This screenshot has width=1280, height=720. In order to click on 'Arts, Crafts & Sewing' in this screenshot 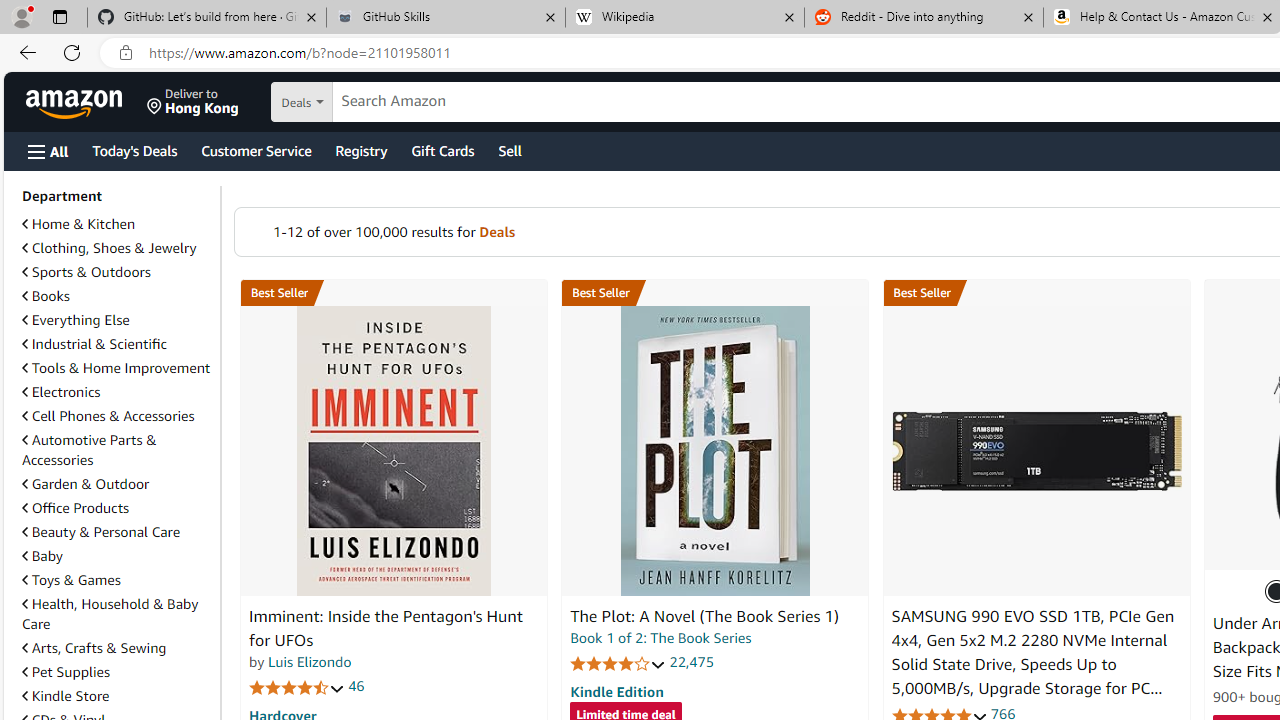, I will do `click(93, 648)`.